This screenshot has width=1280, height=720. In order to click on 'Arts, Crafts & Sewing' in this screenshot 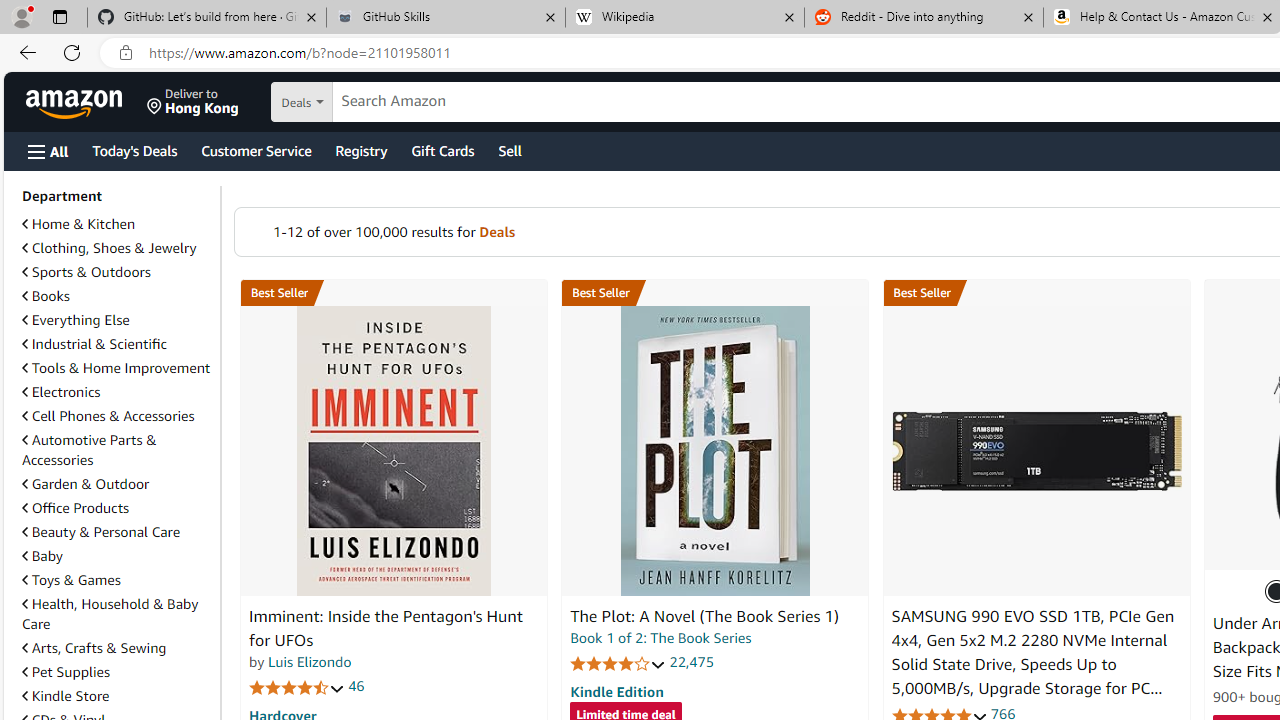, I will do `click(93, 648)`.